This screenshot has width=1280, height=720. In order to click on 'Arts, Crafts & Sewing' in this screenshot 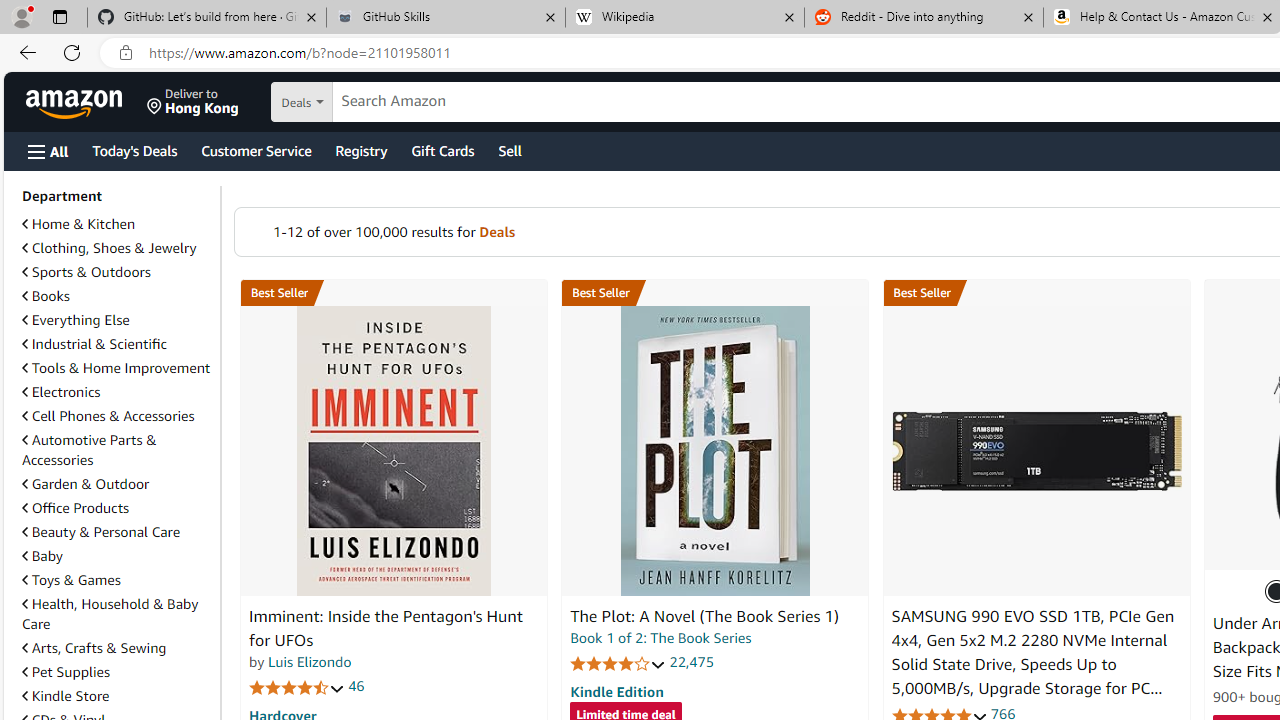, I will do `click(93, 648)`.